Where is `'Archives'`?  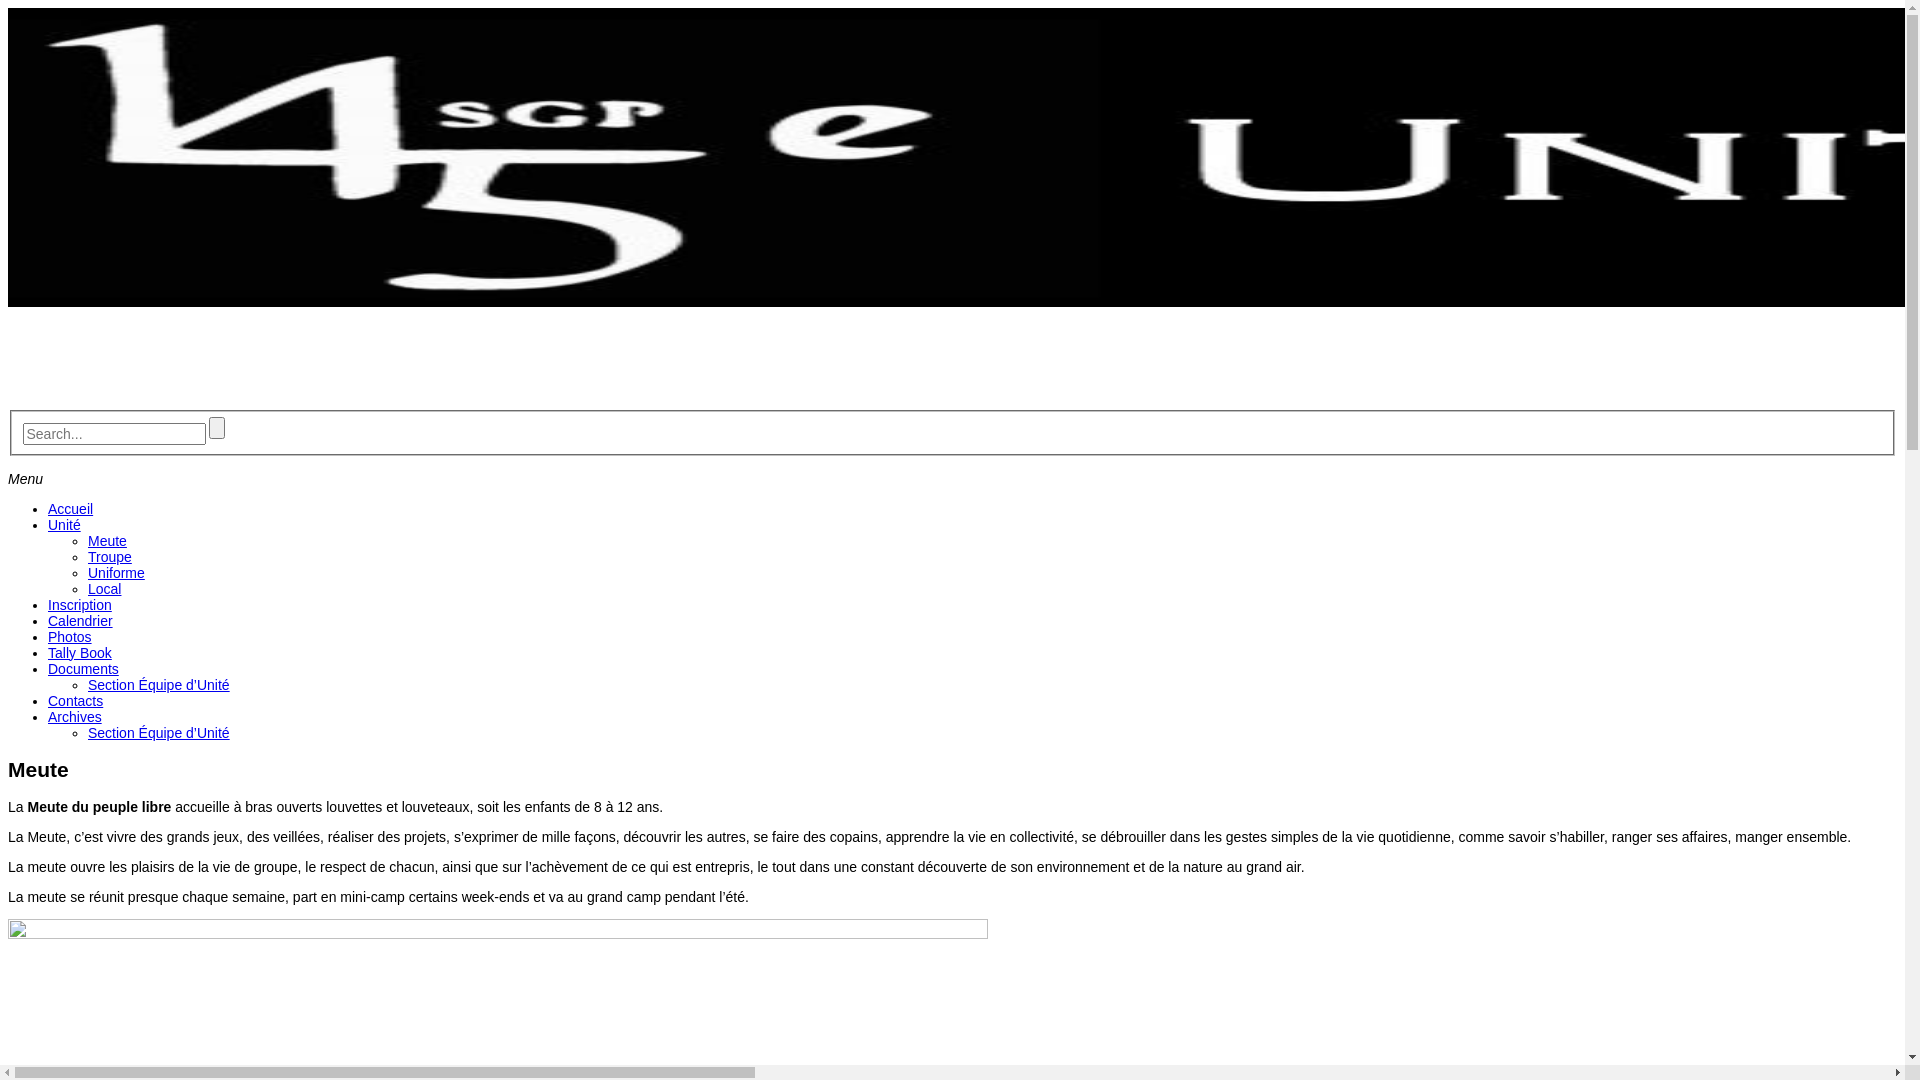 'Archives' is located at coordinates (75, 716).